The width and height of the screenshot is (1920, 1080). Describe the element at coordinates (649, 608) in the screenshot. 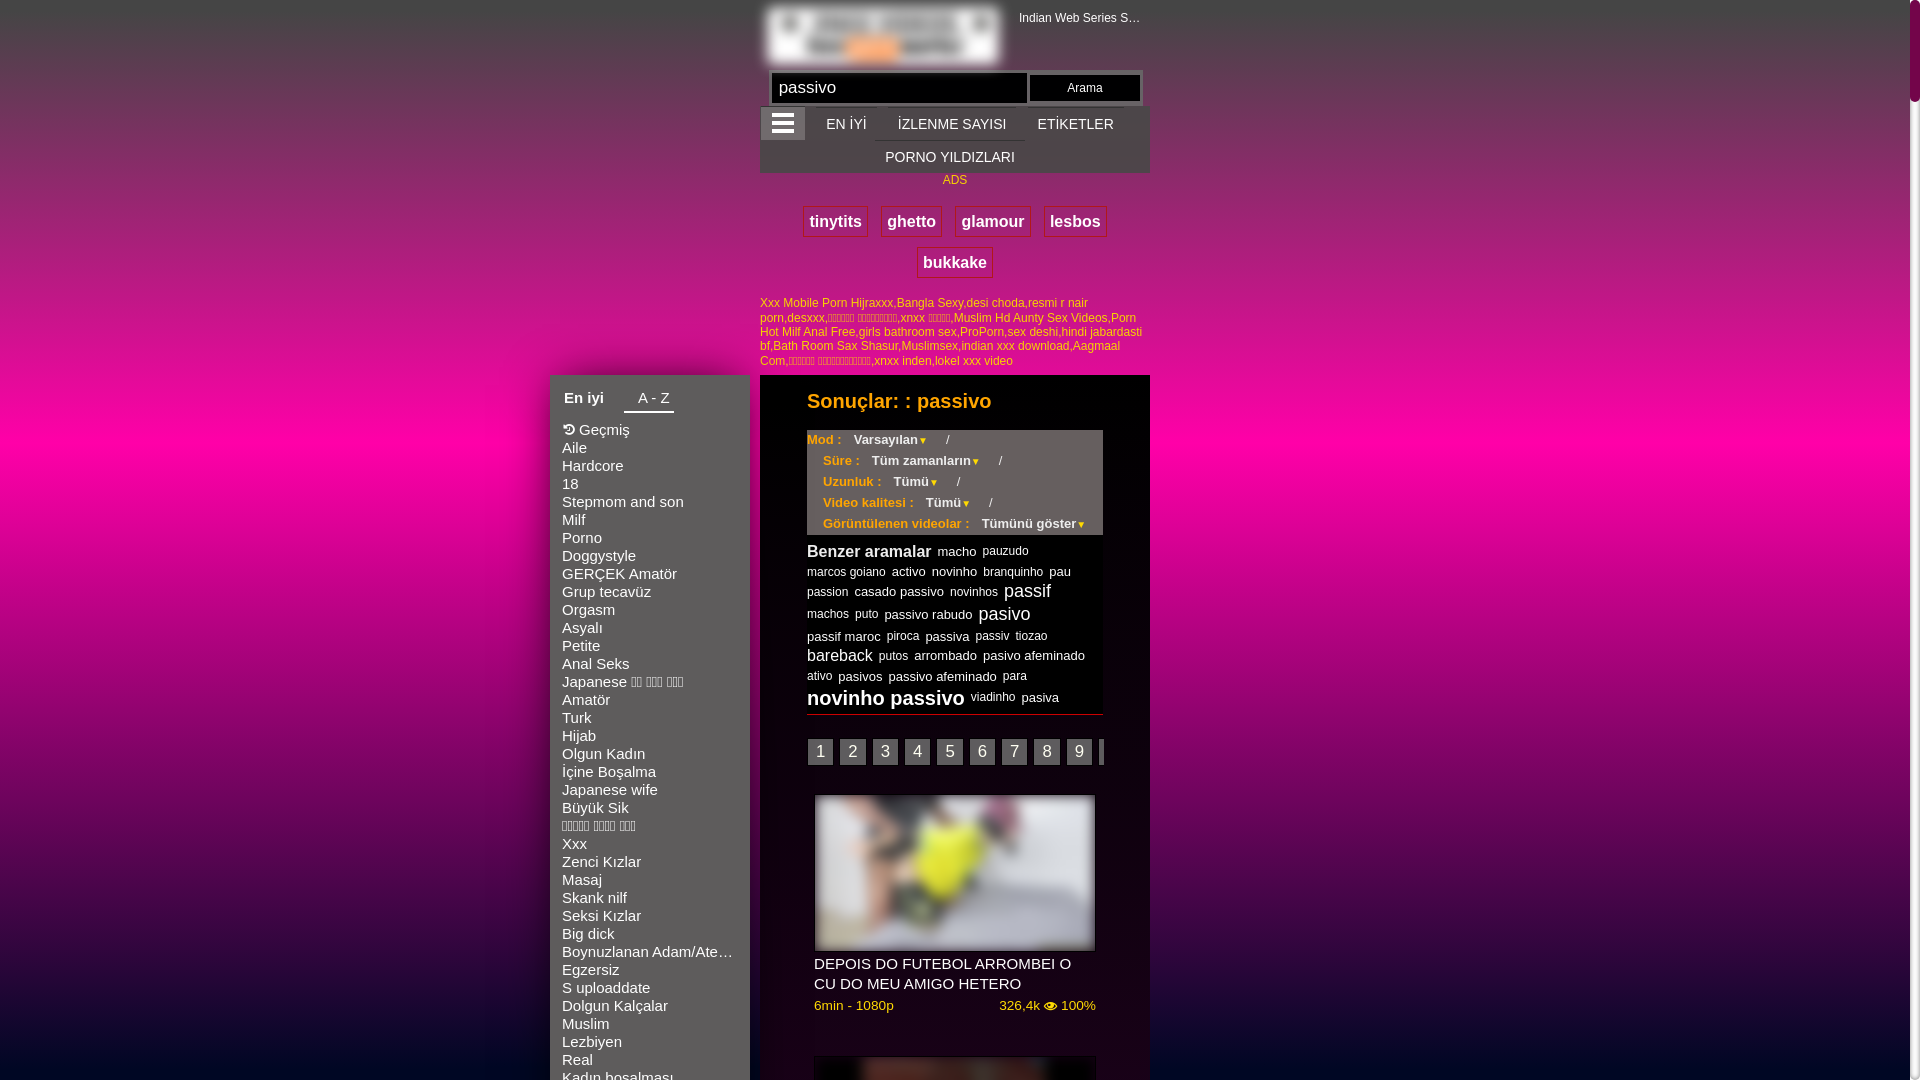

I see `'Orgasm'` at that location.